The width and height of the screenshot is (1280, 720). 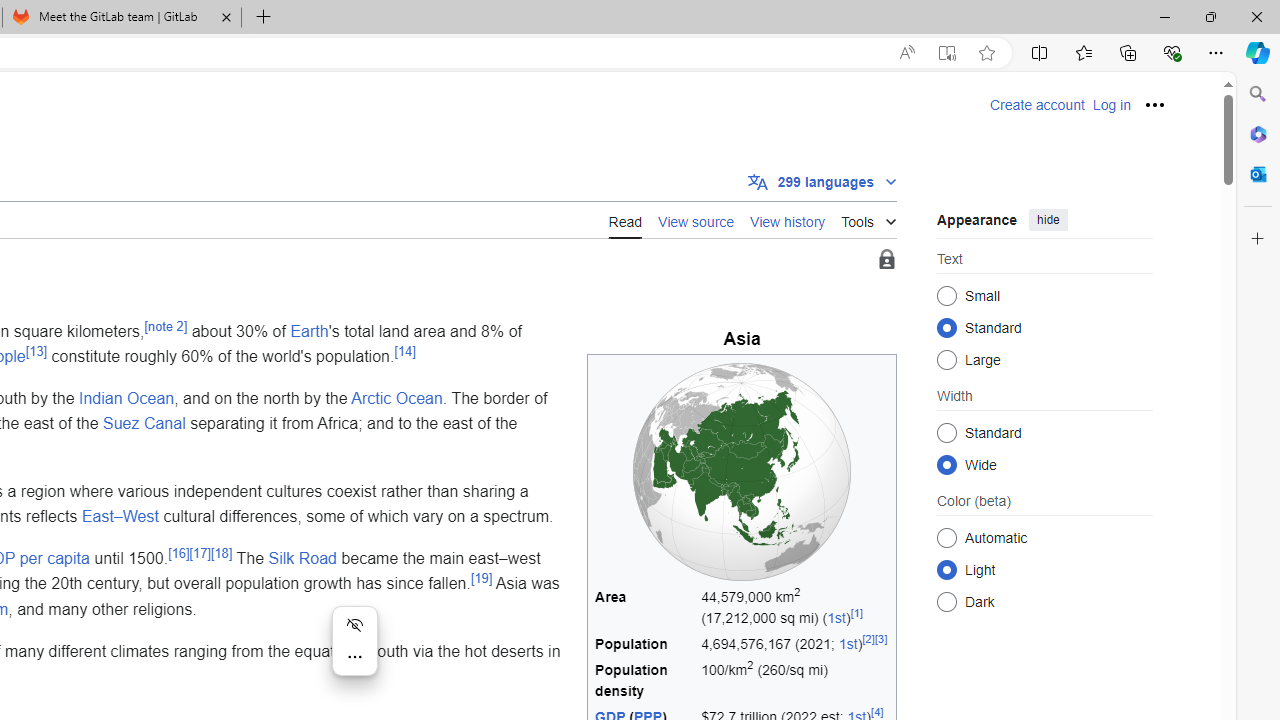 I want to click on '[2]', so click(x=868, y=639).